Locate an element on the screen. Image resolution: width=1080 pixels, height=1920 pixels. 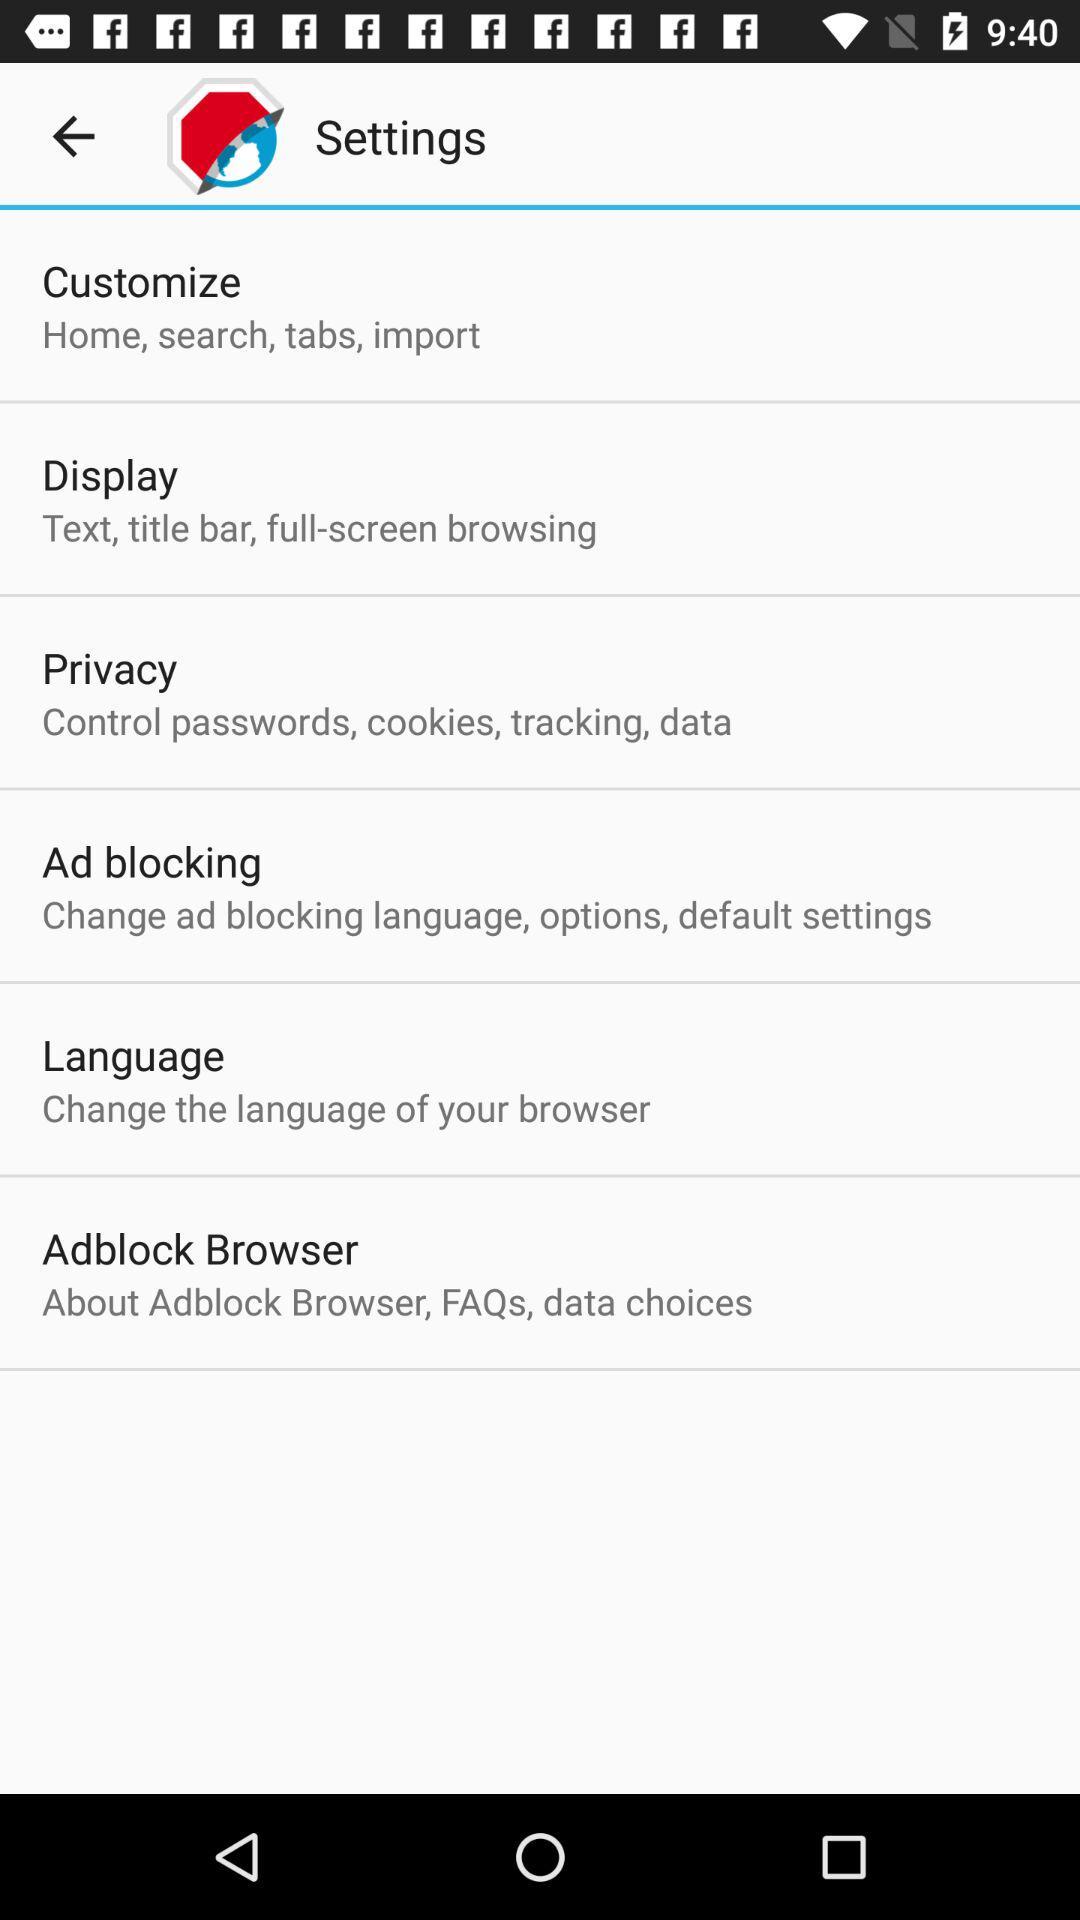
privacy app is located at coordinates (109, 667).